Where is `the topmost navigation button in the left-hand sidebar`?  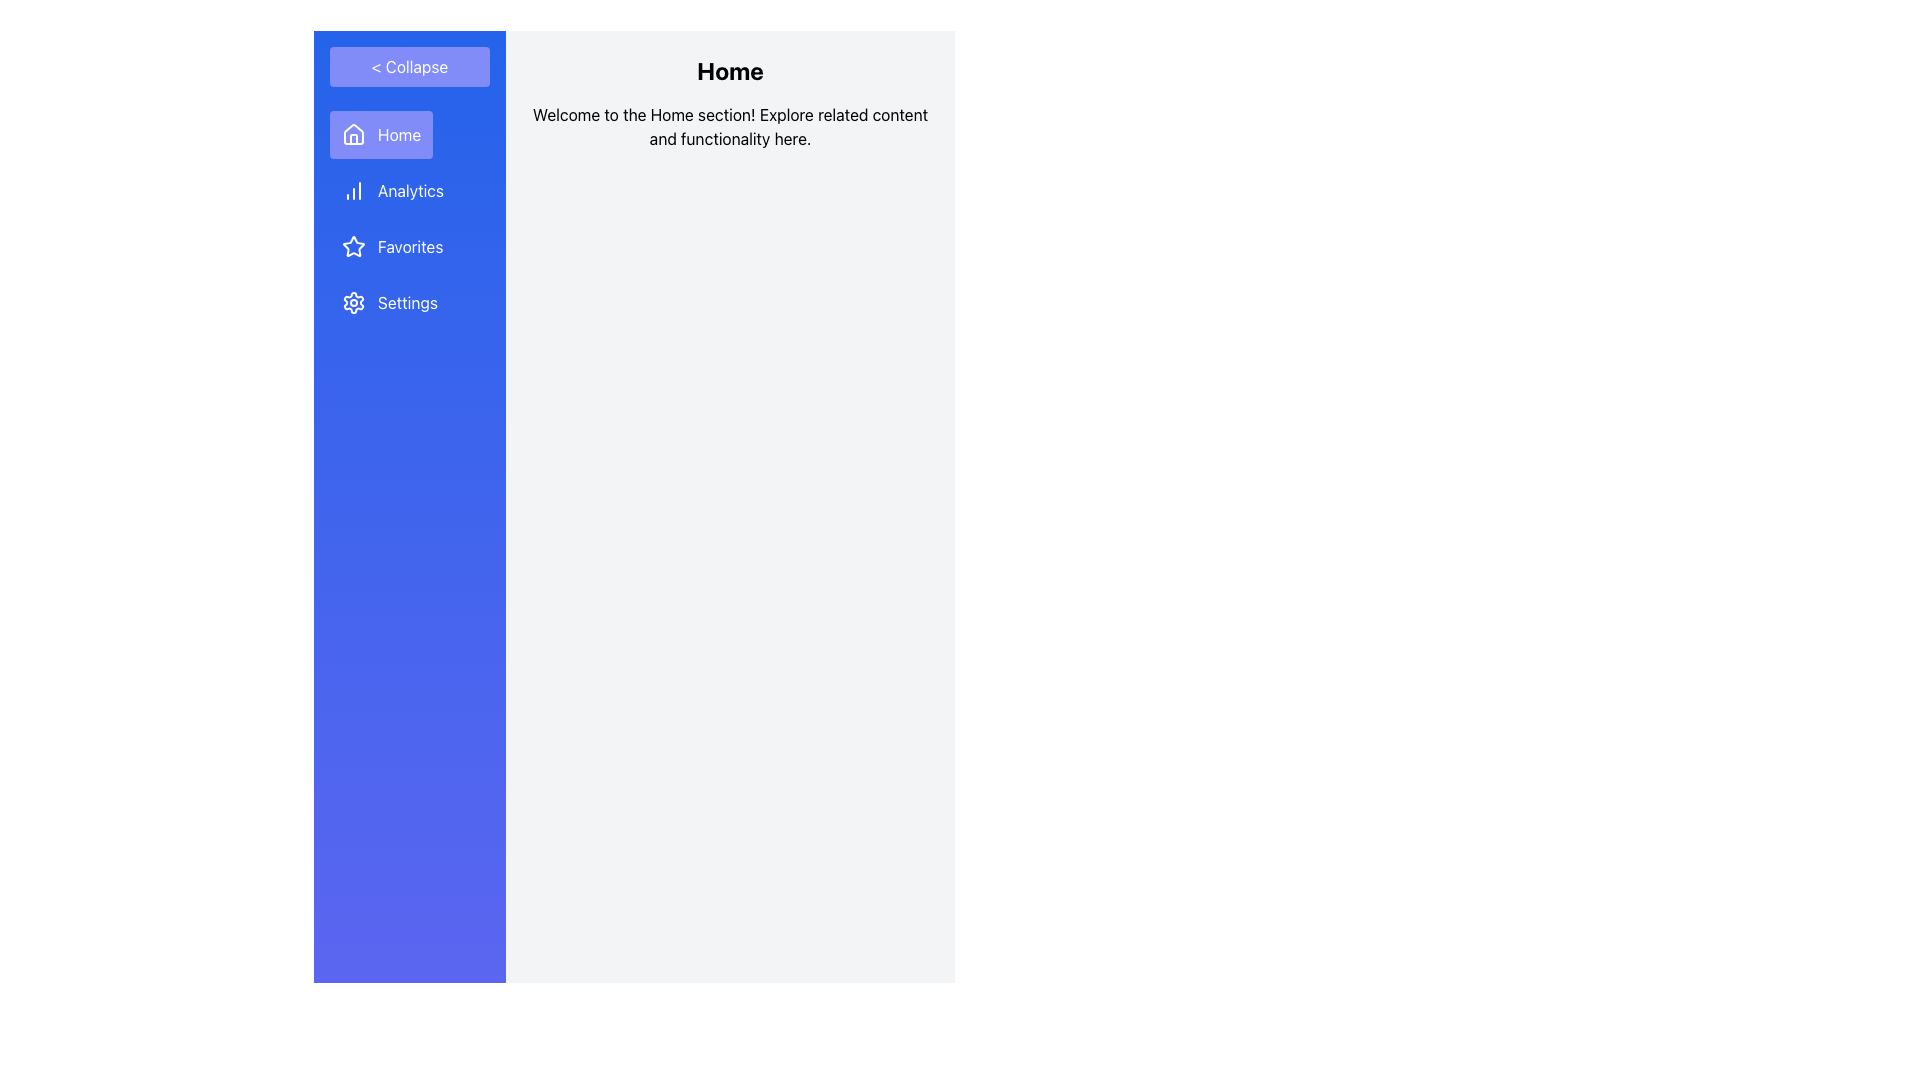
the topmost navigation button in the left-hand sidebar is located at coordinates (381, 135).